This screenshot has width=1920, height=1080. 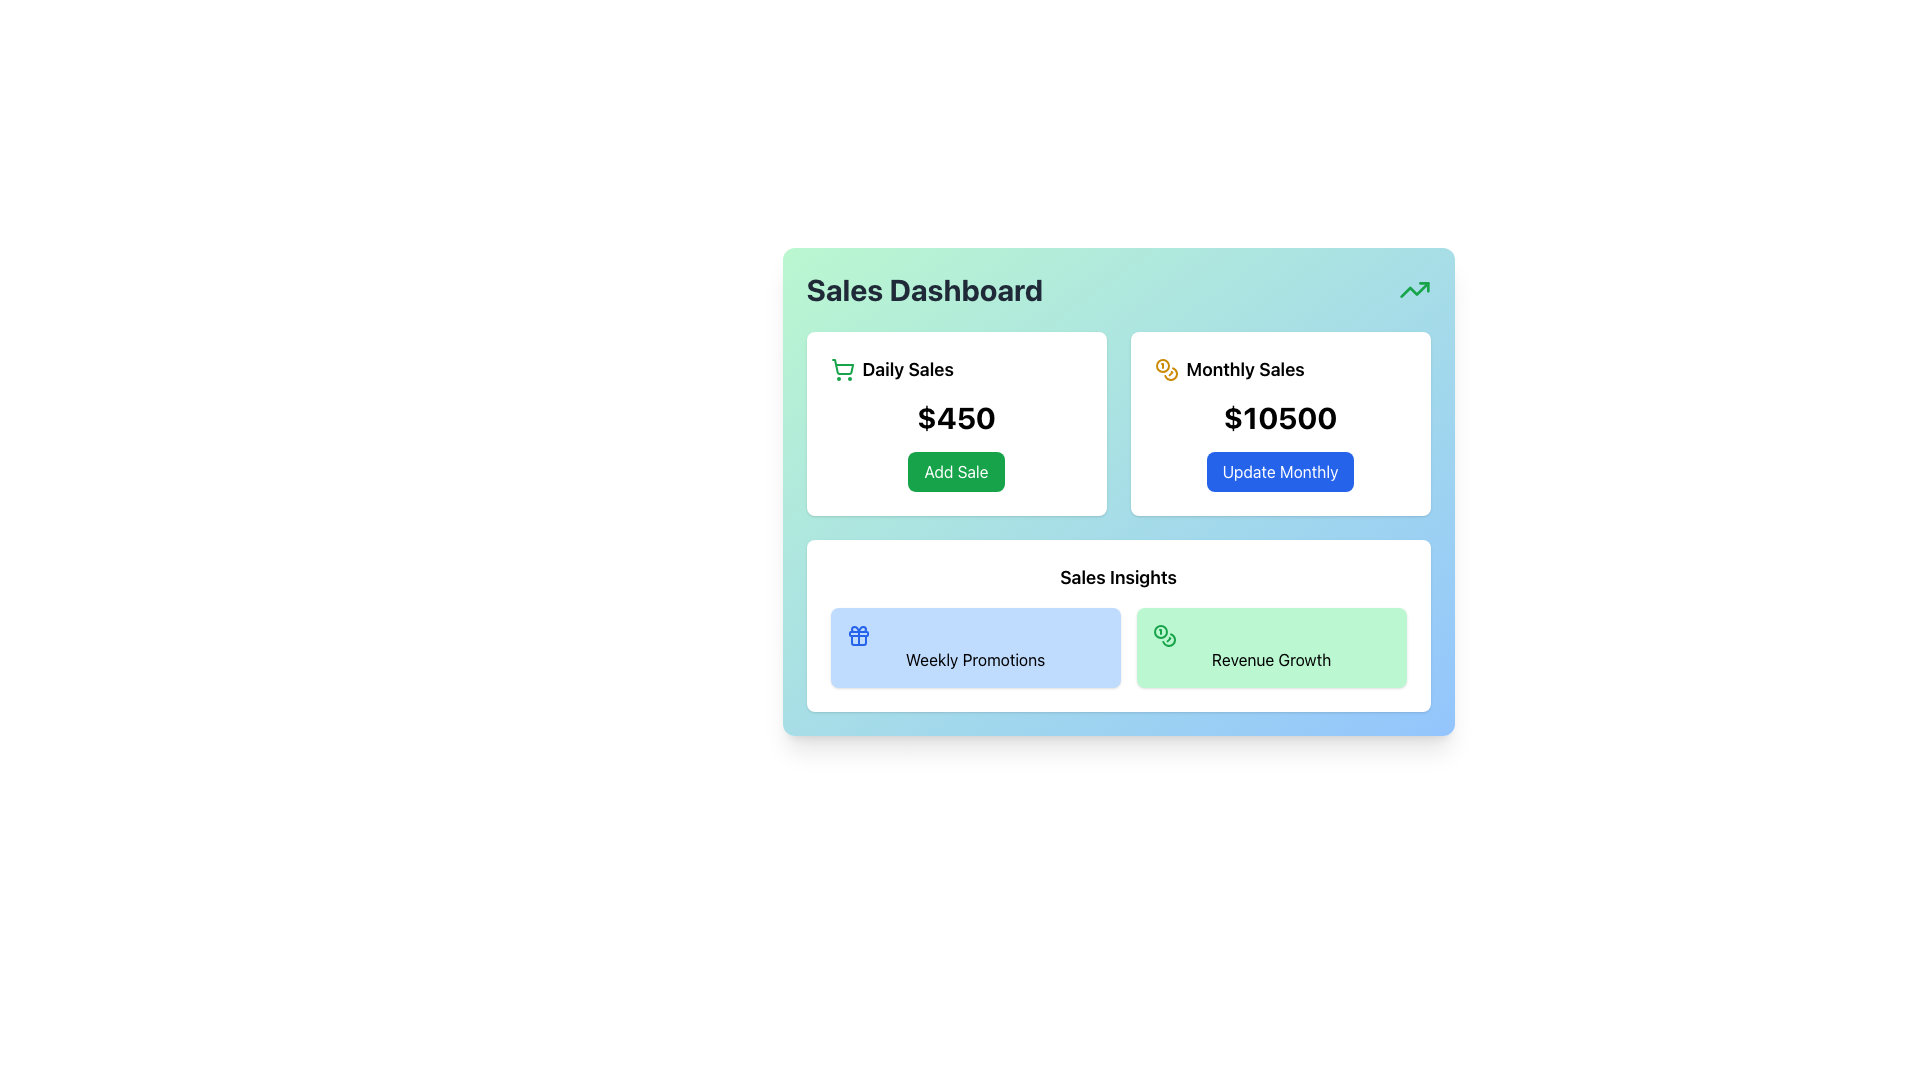 I want to click on the green rectangular button labeled 'Add Sale', so click(x=955, y=471).